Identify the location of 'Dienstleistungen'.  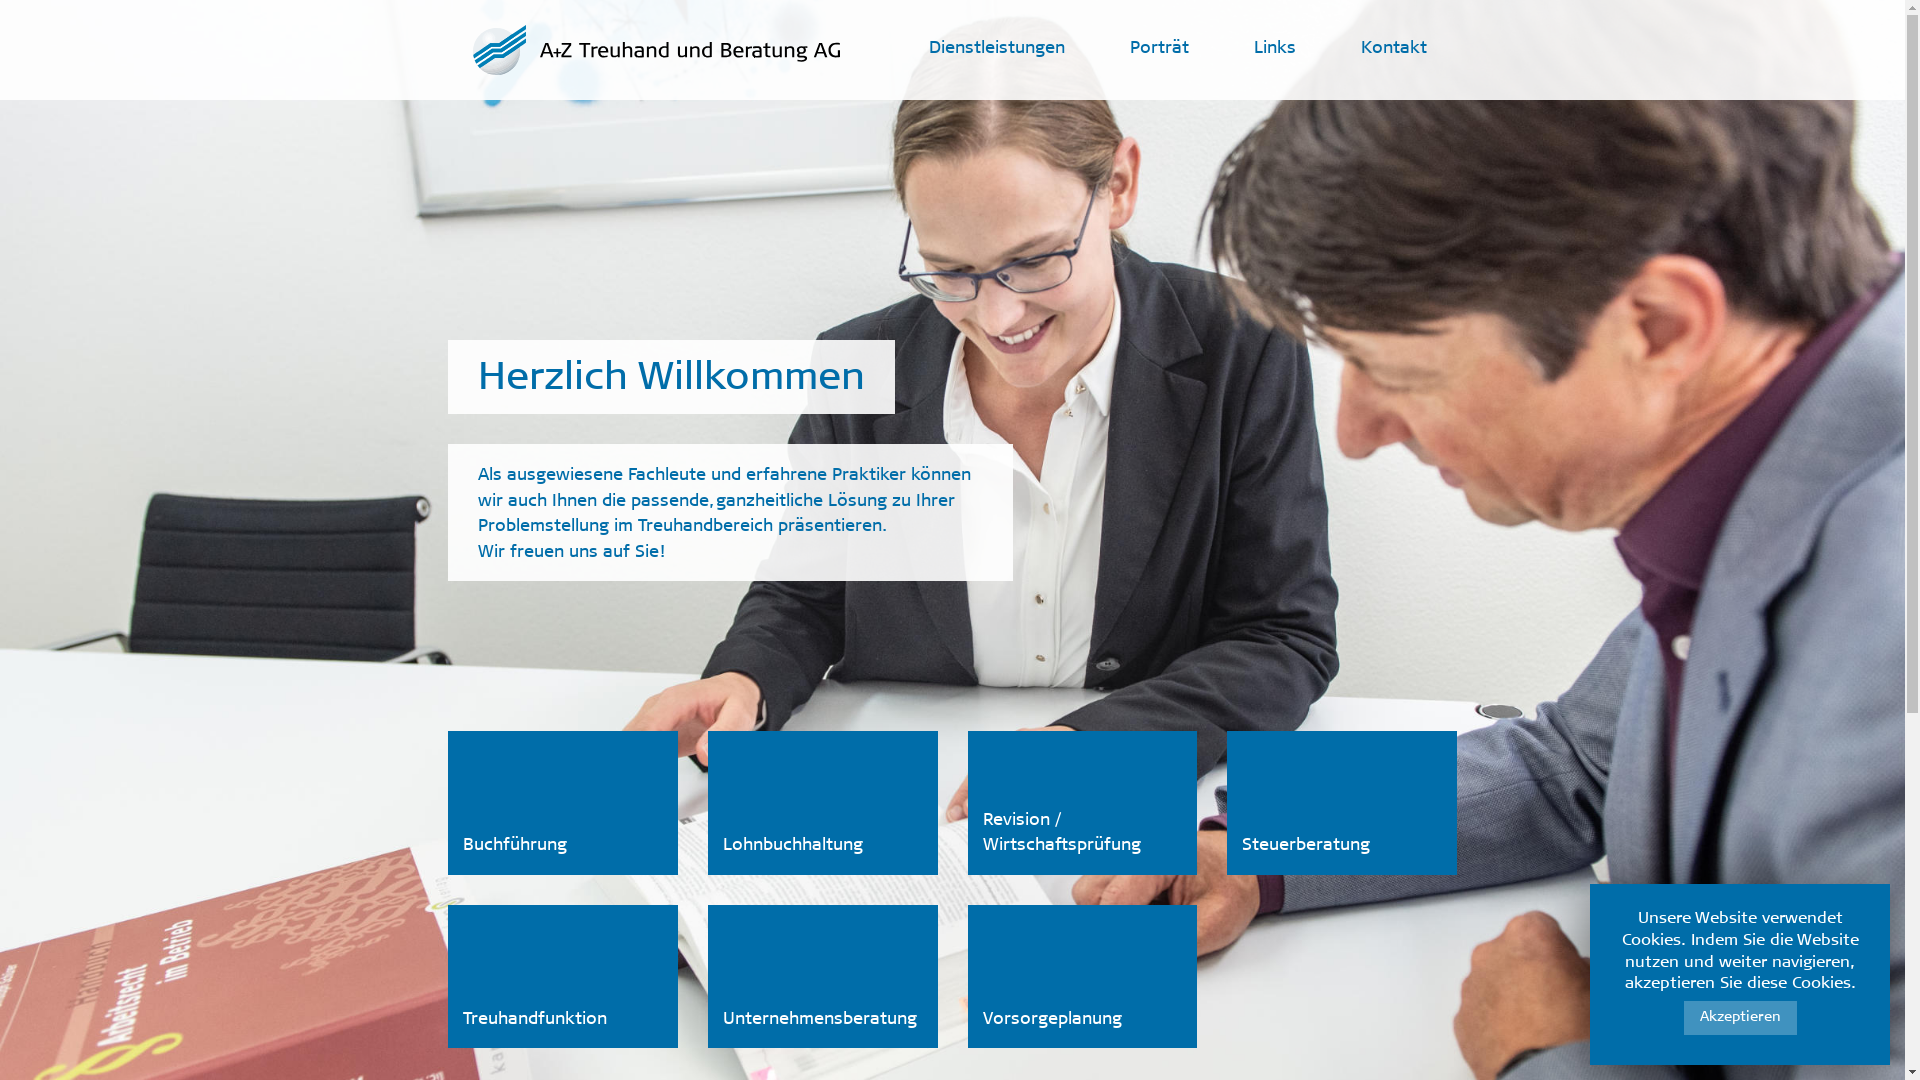
(997, 49).